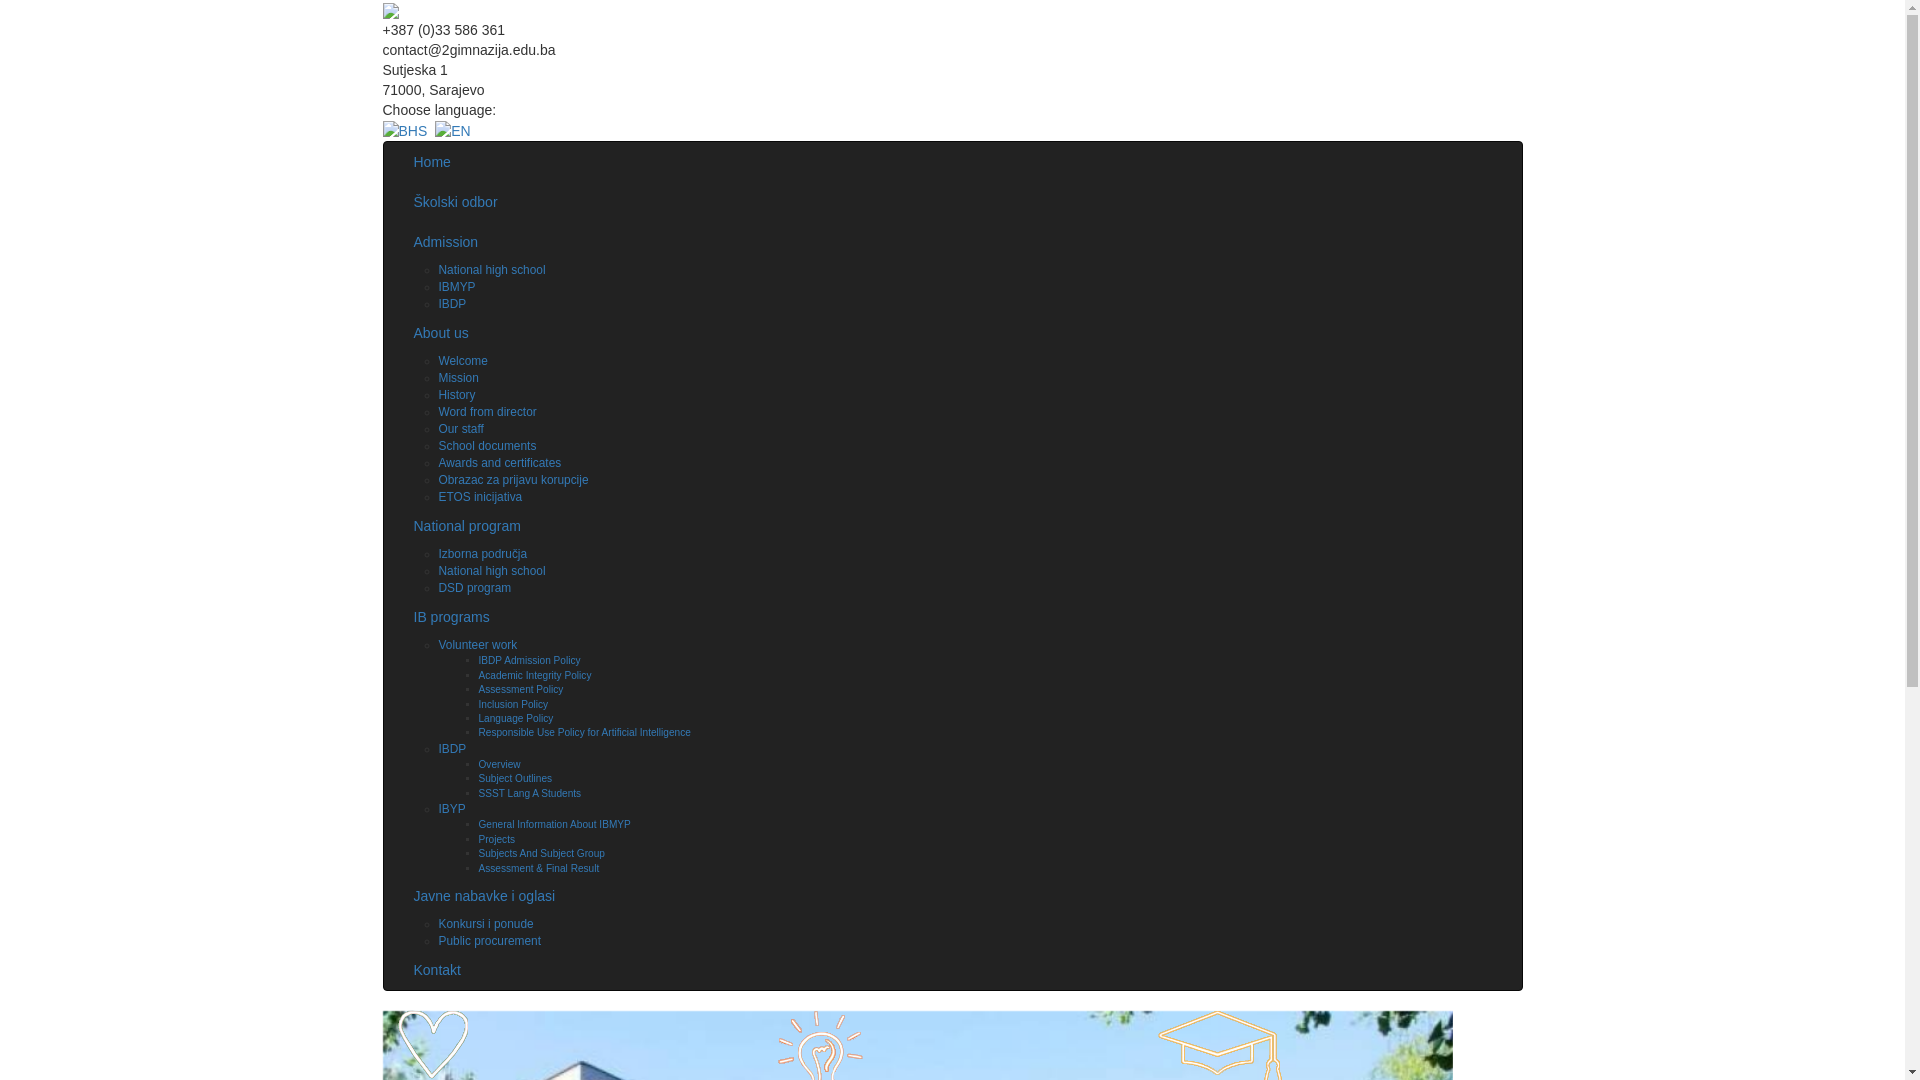  I want to click on 'IBDP', so click(450, 304).